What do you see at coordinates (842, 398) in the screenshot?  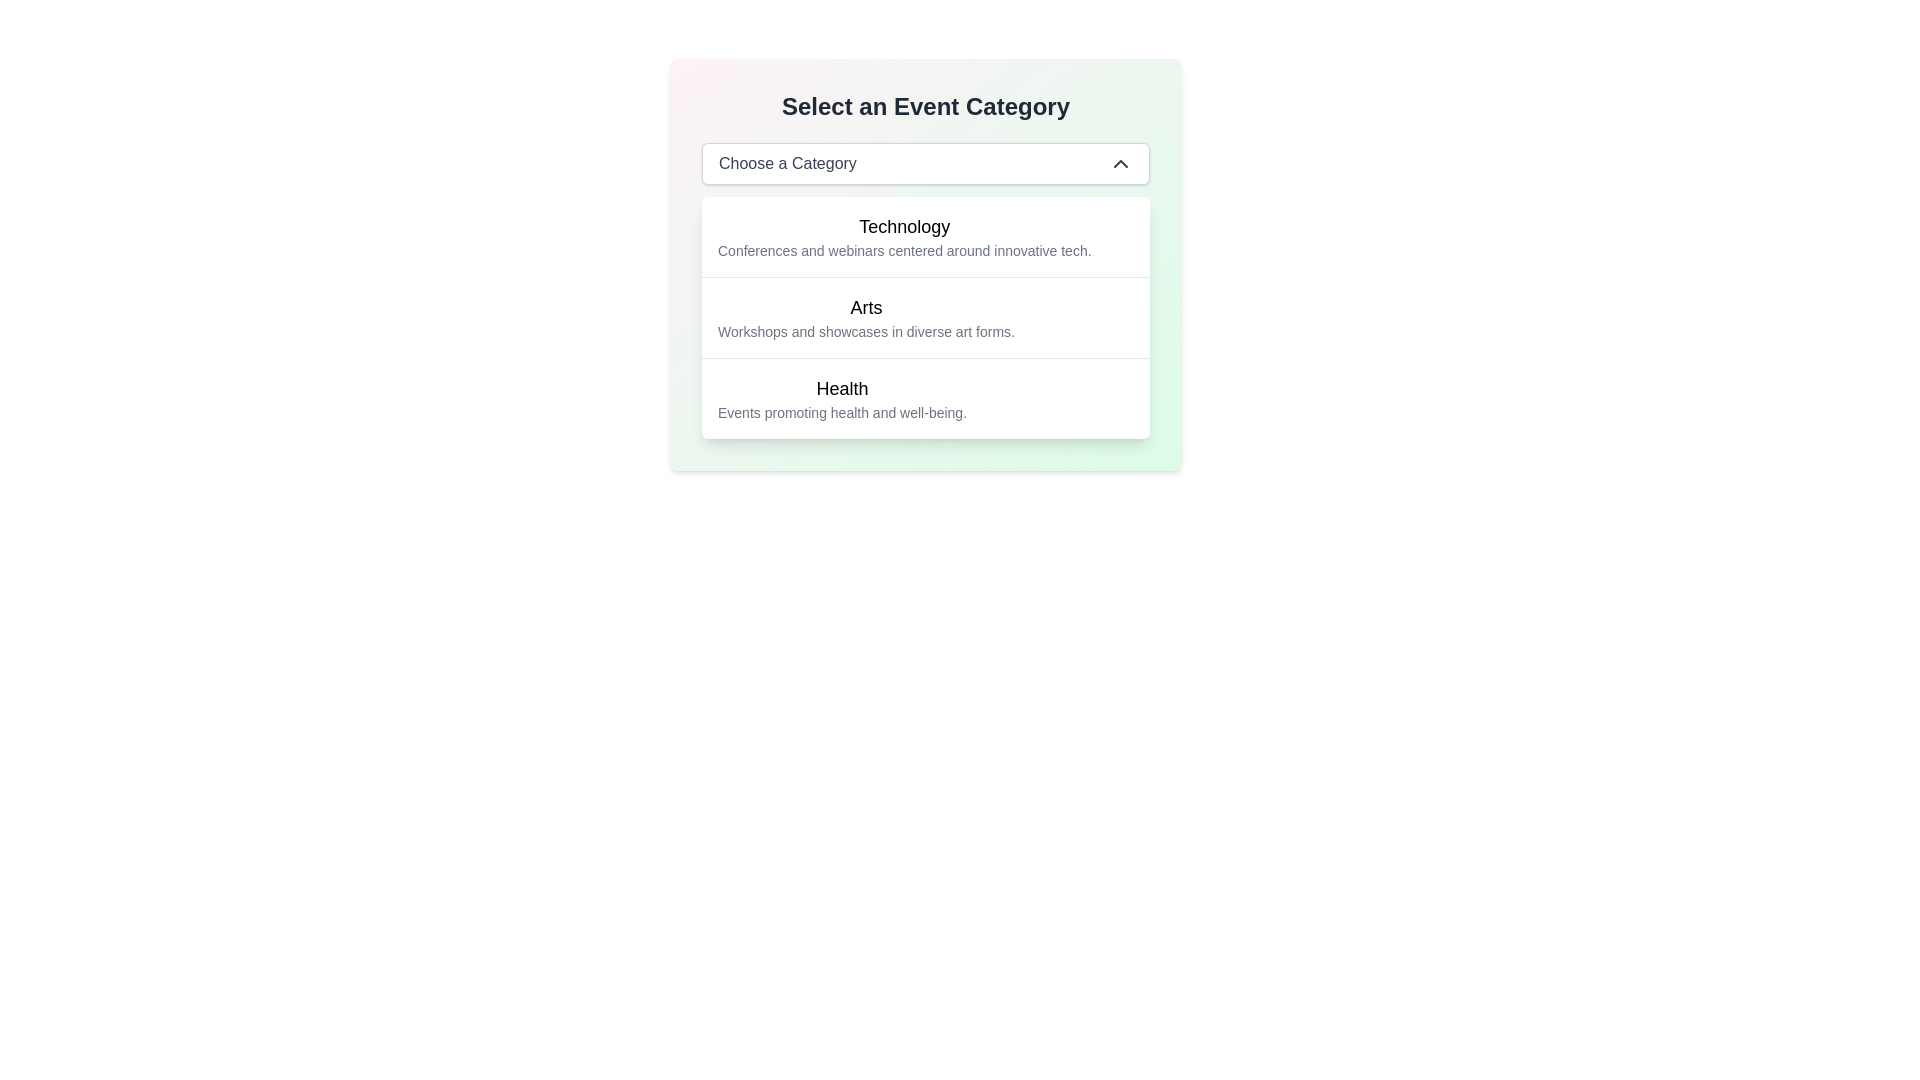 I see `the text block representing the health and well-being category in the dropdown menu` at bounding box center [842, 398].